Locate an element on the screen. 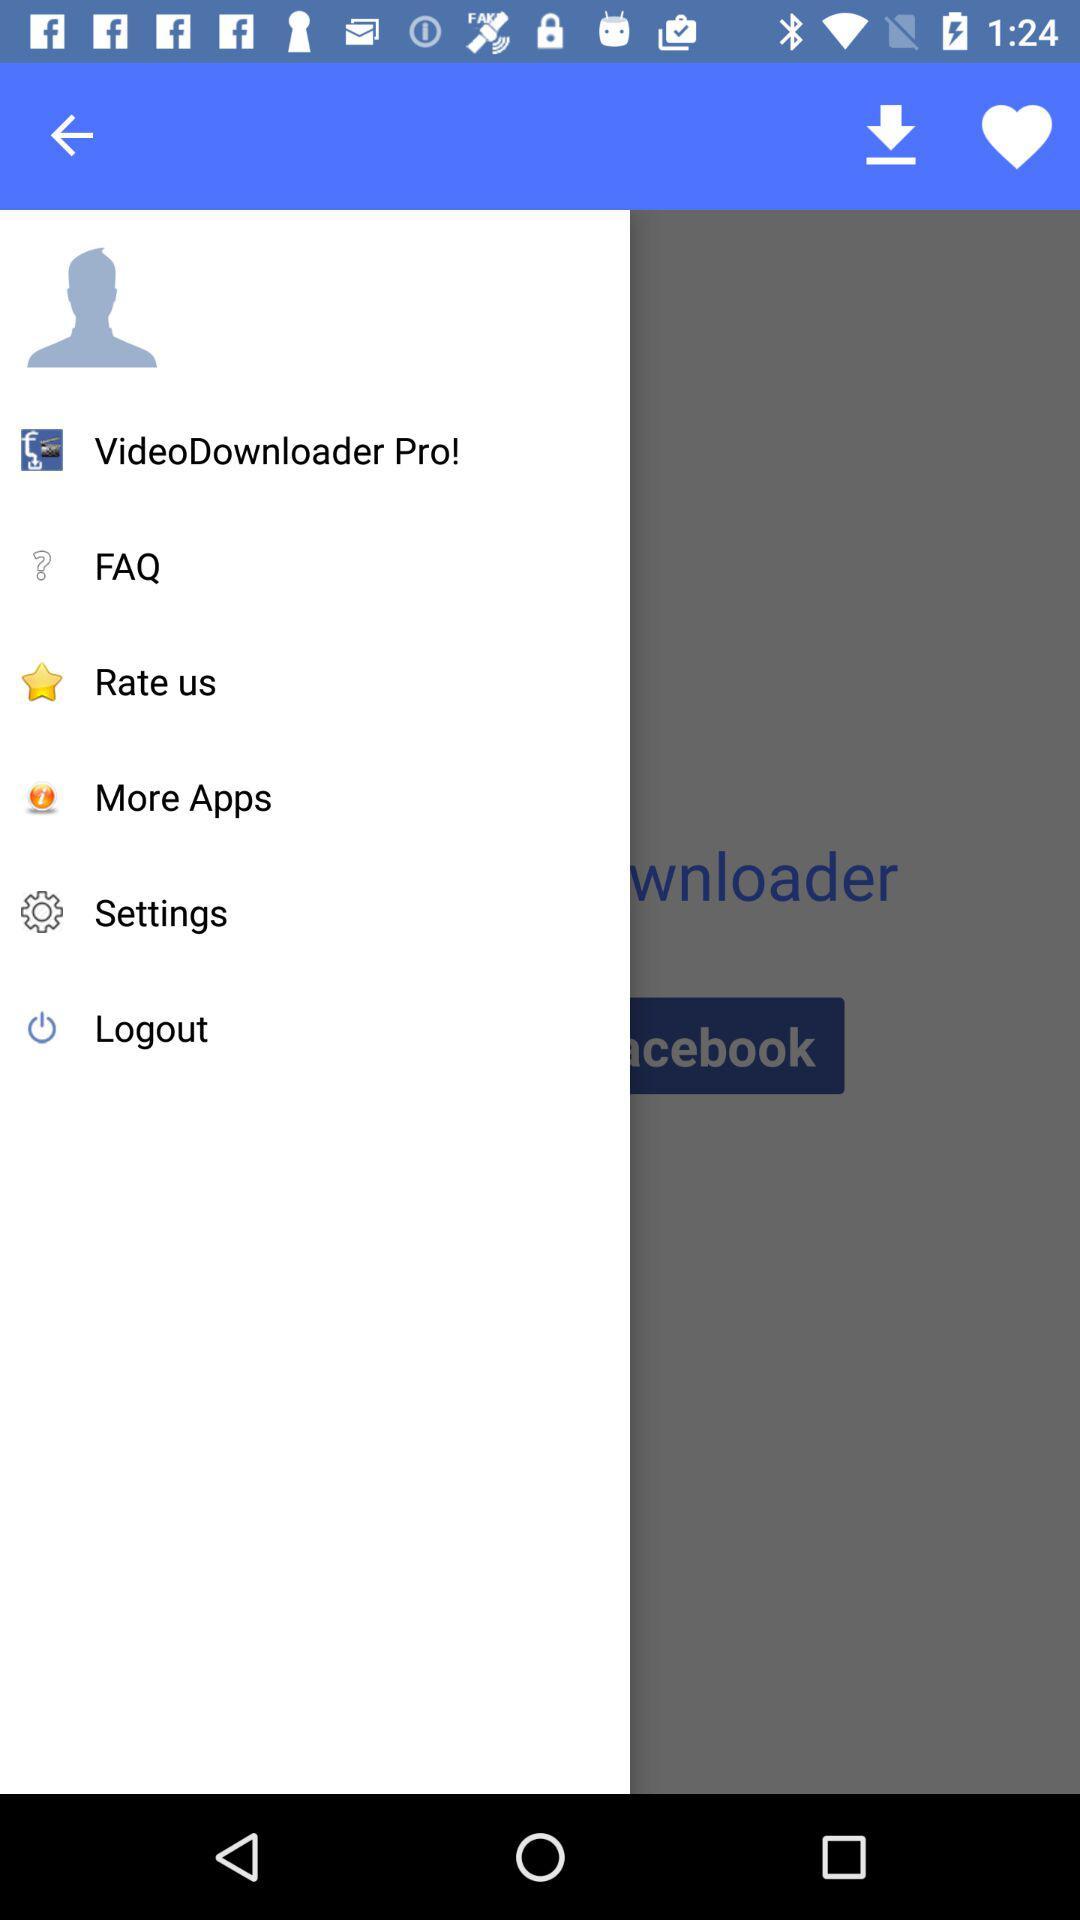 The image size is (1080, 1920). the icon below settings is located at coordinates (150, 1027).